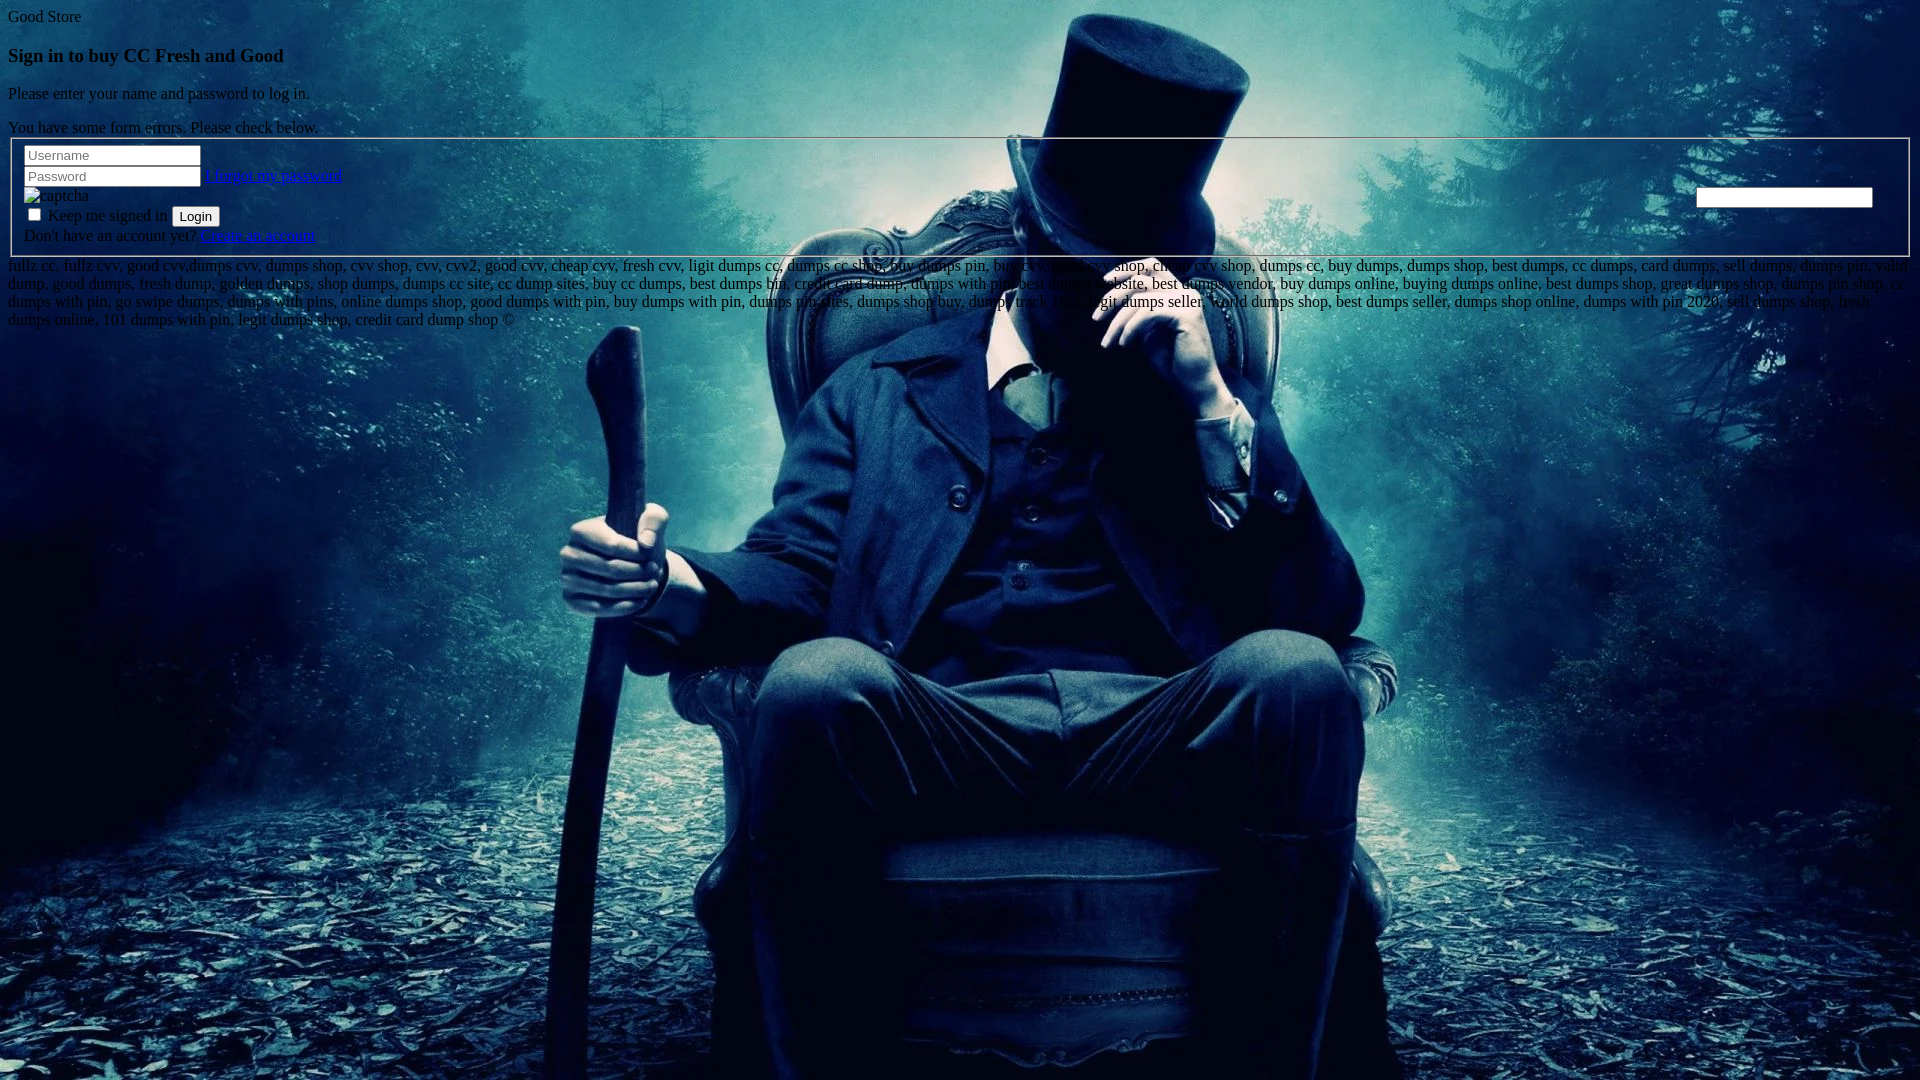  I want to click on 'Create an account', so click(257, 234).